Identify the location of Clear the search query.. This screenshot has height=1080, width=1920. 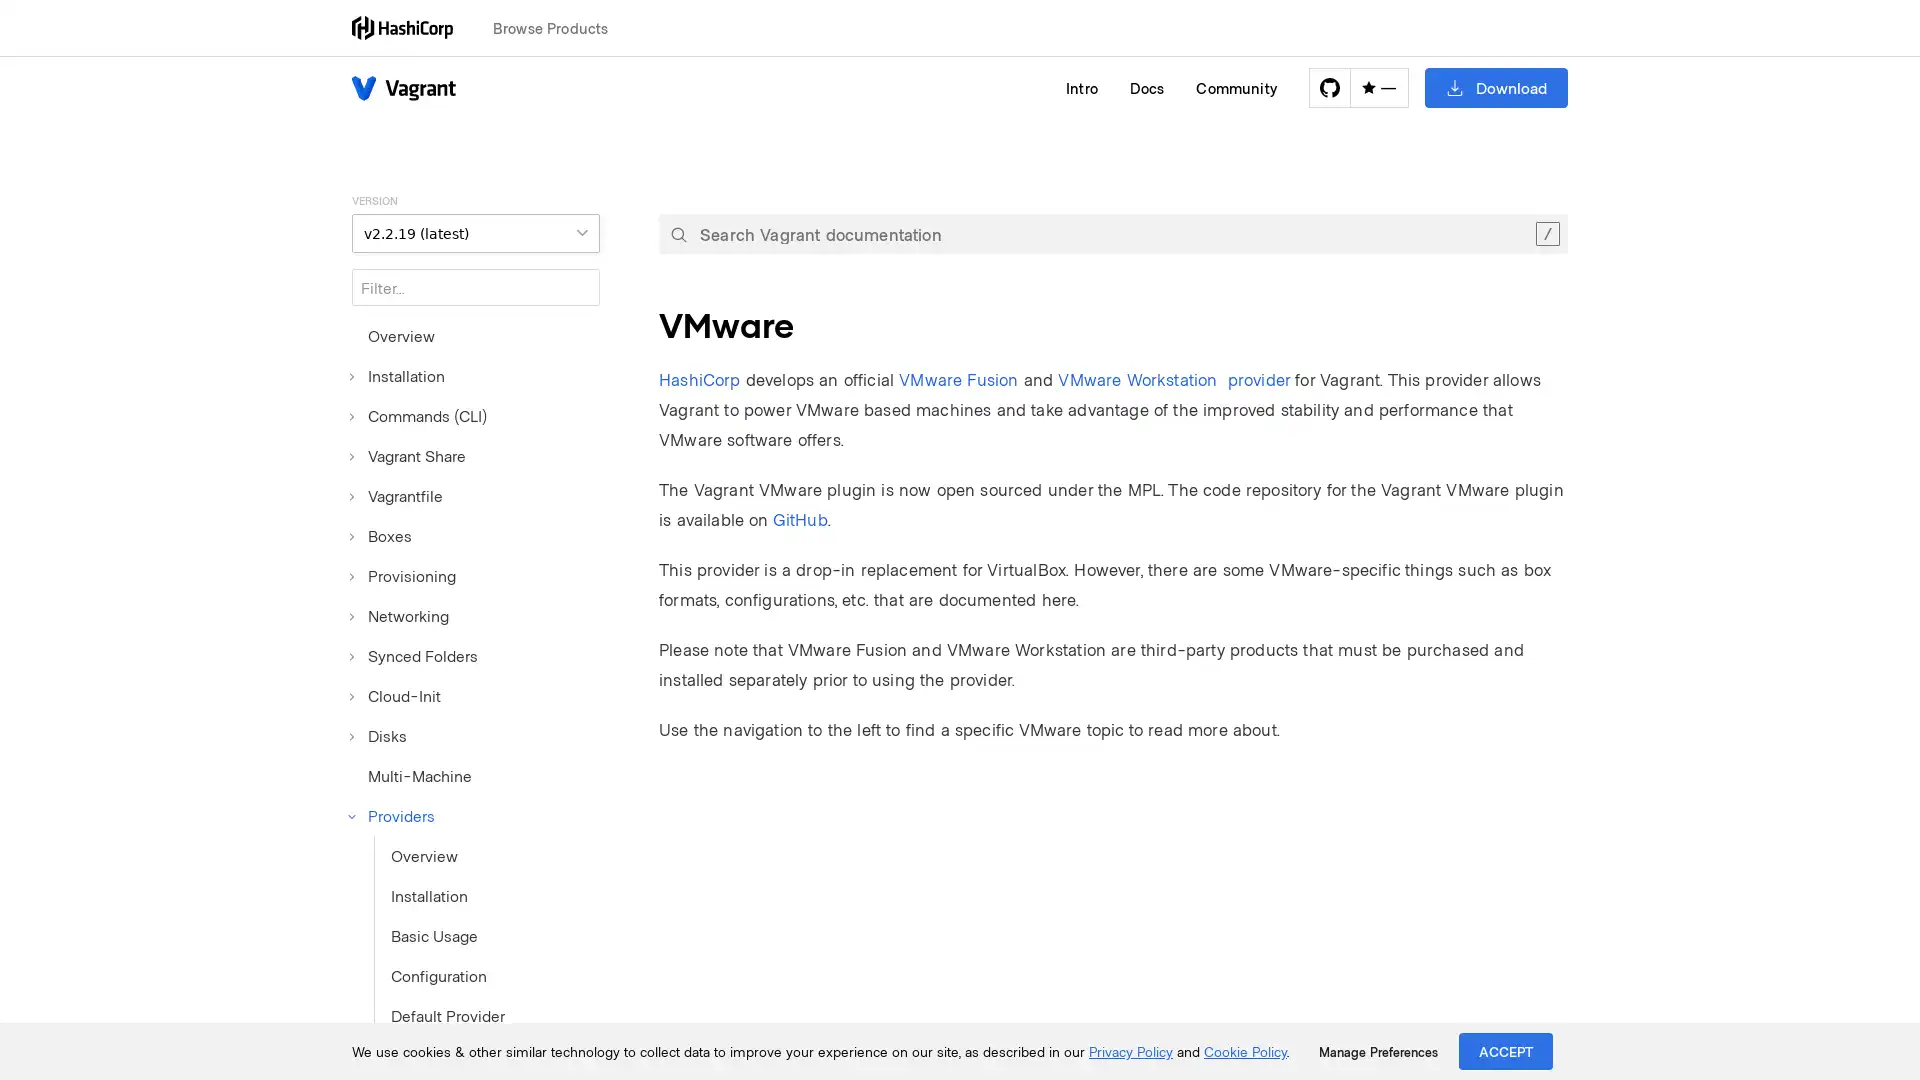
(1546, 233).